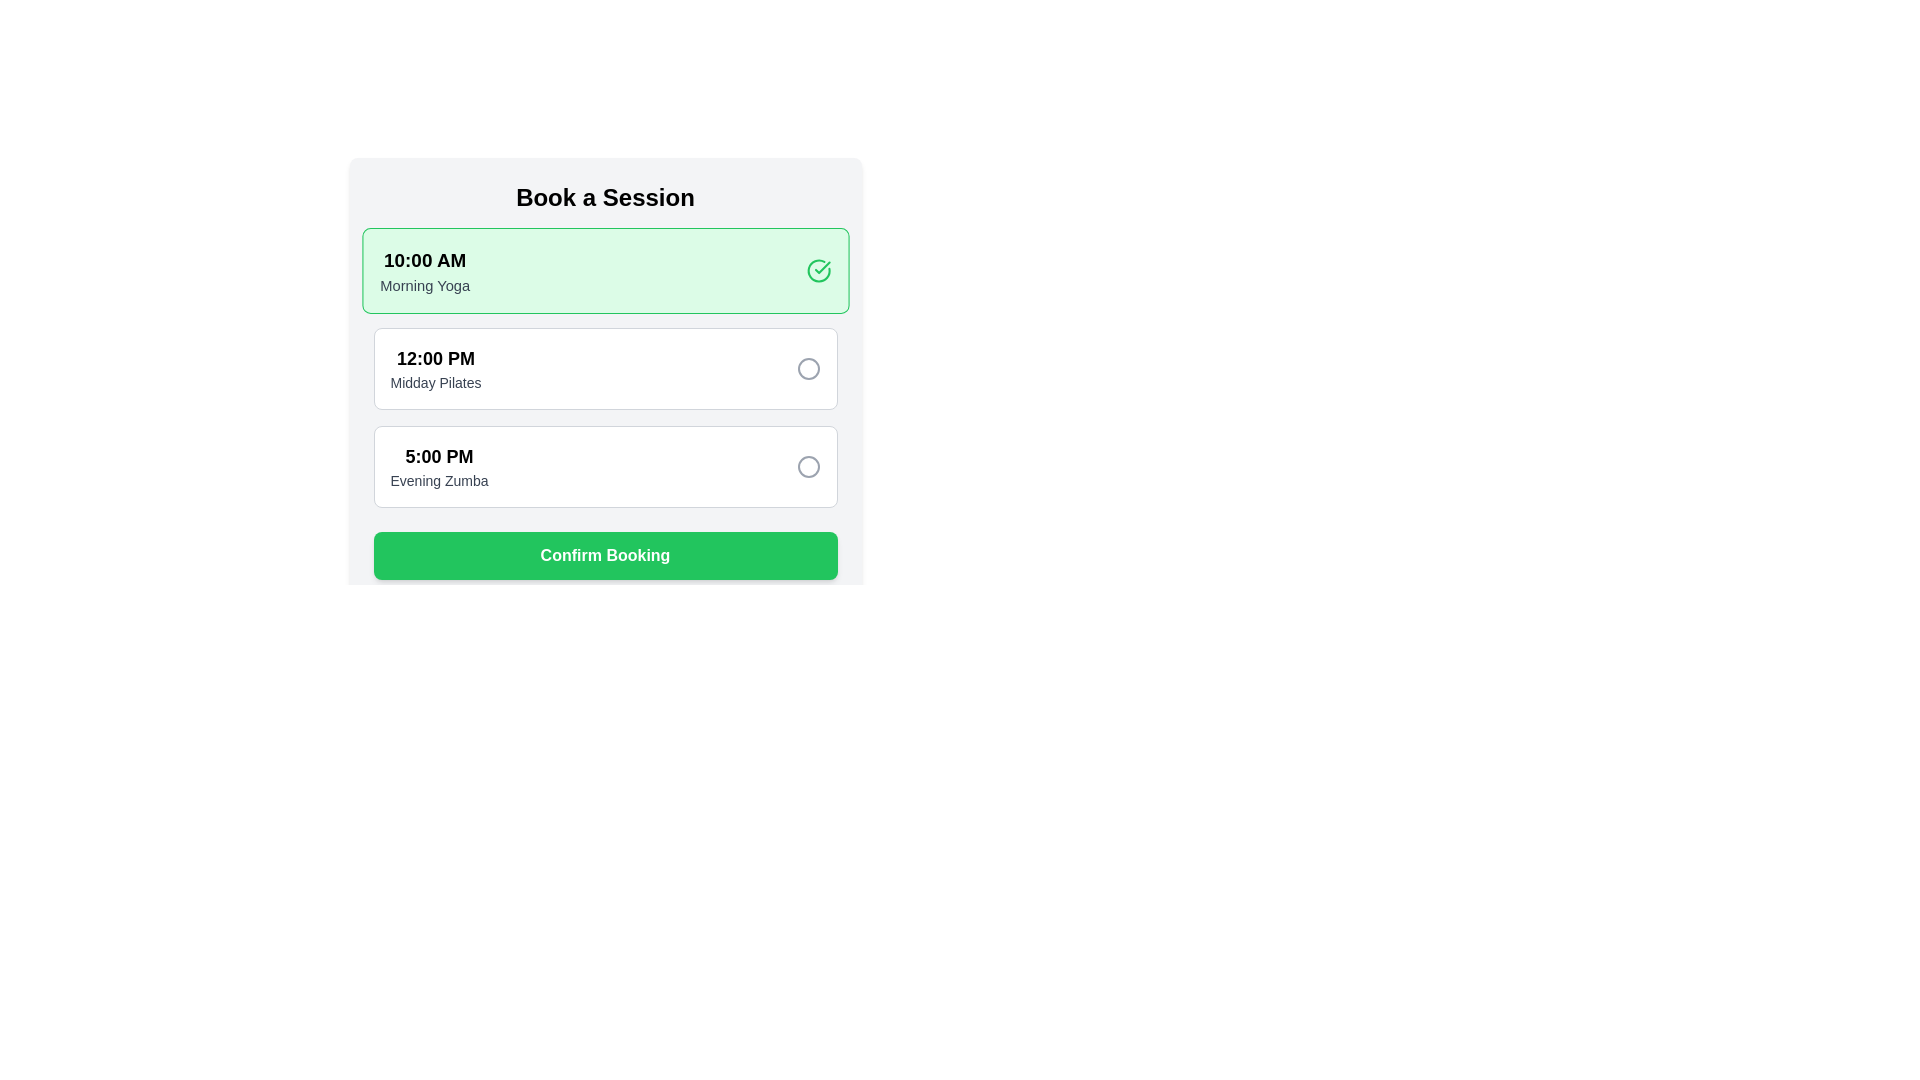 This screenshot has width=1920, height=1080. Describe the element at coordinates (808, 369) in the screenshot. I see `the circular radio button styled in light gray located next to the text 'Midday Pilates' in the session booking interface` at that location.